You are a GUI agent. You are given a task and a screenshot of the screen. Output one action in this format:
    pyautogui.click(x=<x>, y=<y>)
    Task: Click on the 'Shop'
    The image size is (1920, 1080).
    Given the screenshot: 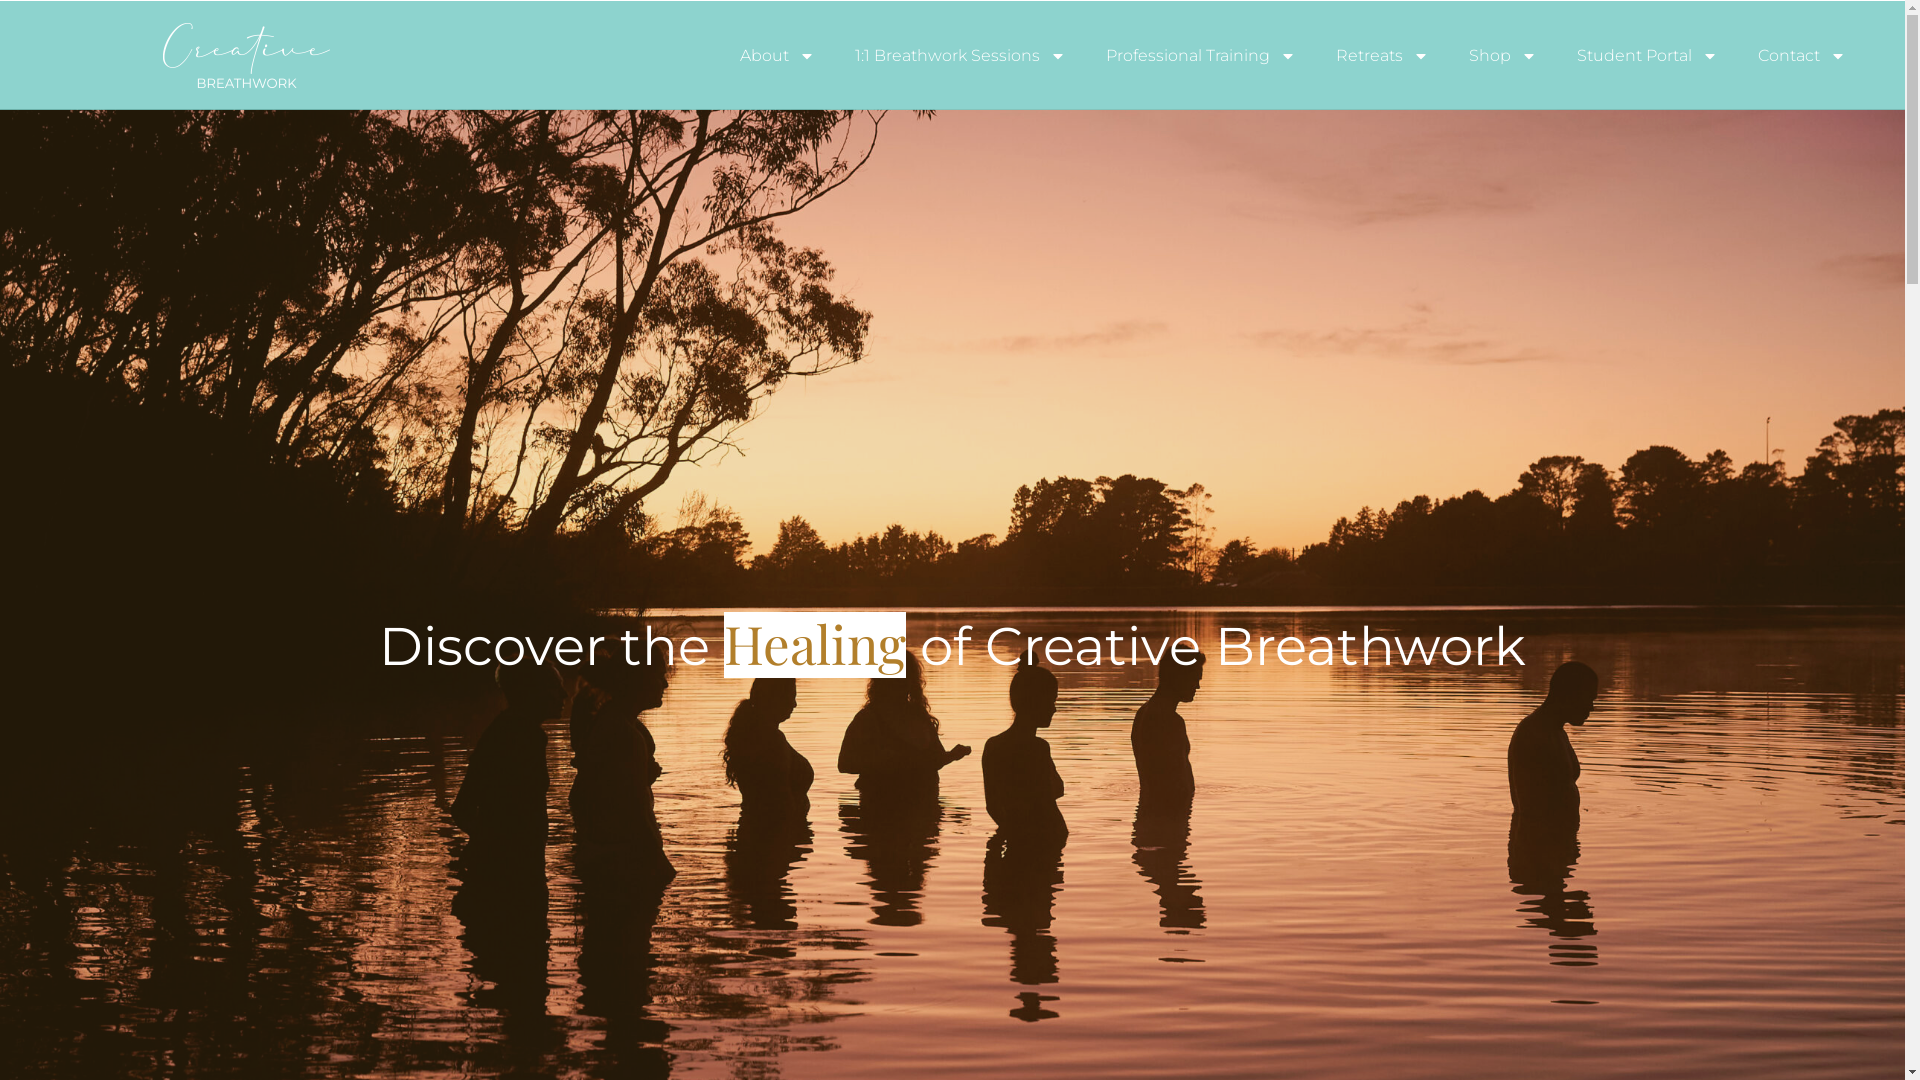 What is the action you would take?
    pyautogui.click(x=1502, y=53)
    